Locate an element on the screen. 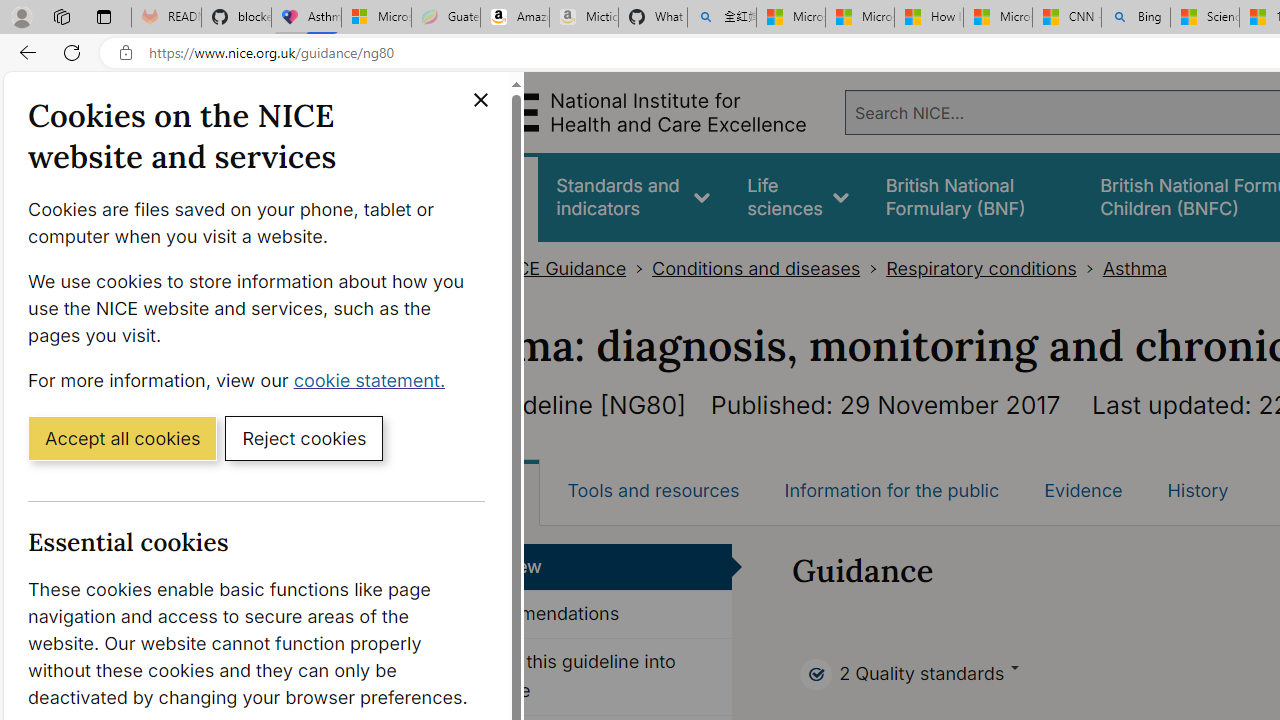 The width and height of the screenshot is (1280, 720). 'false' is located at coordinates (974, 197).